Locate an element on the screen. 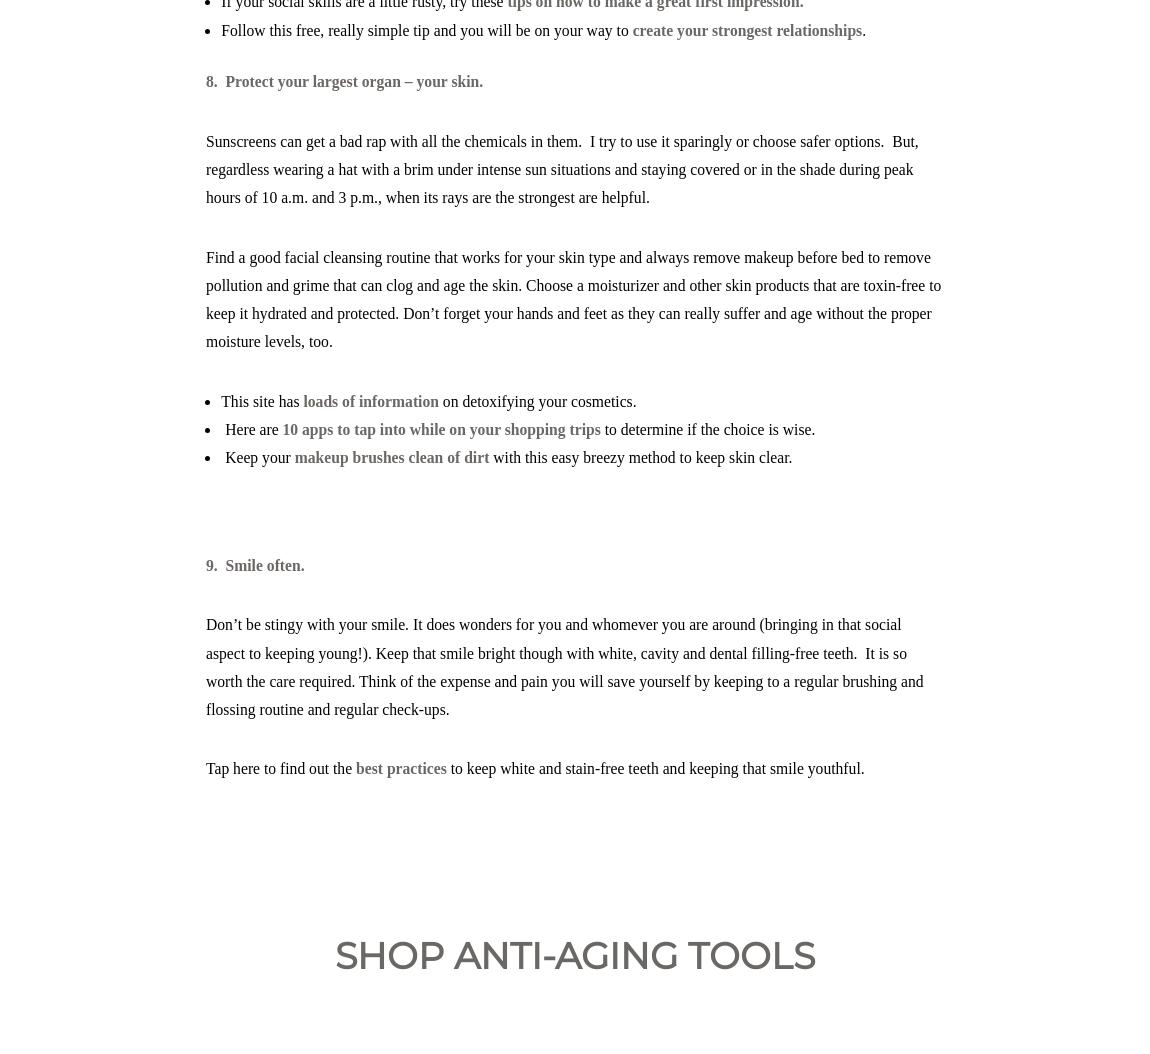 Image resolution: width=1150 pixels, height=1054 pixels. '8.  Protect your largest organ – your skin.' is located at coordinates (204, 80).